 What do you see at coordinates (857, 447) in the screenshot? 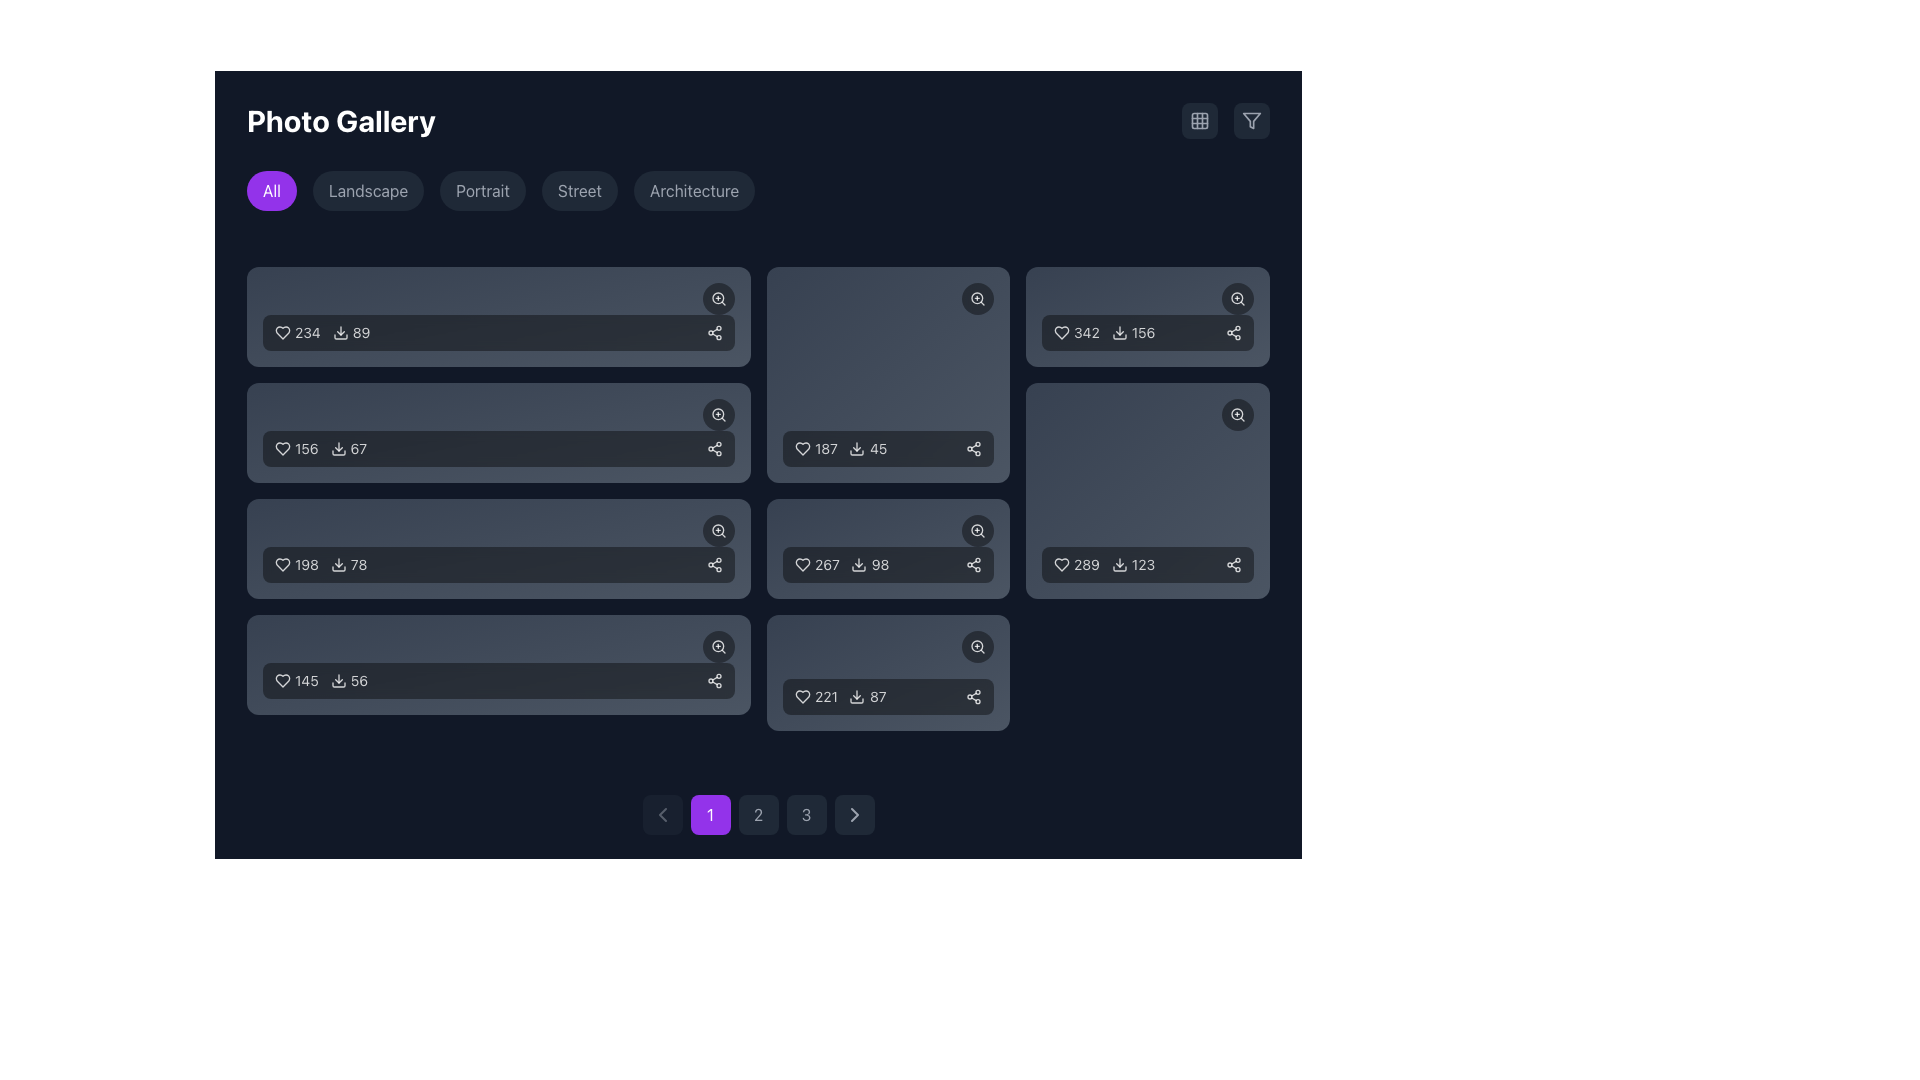
I see `the download icon located in the bottom-right corner of the content card, adjacent to the text label '45', to initiate a download` at bounding box center [857, 447].